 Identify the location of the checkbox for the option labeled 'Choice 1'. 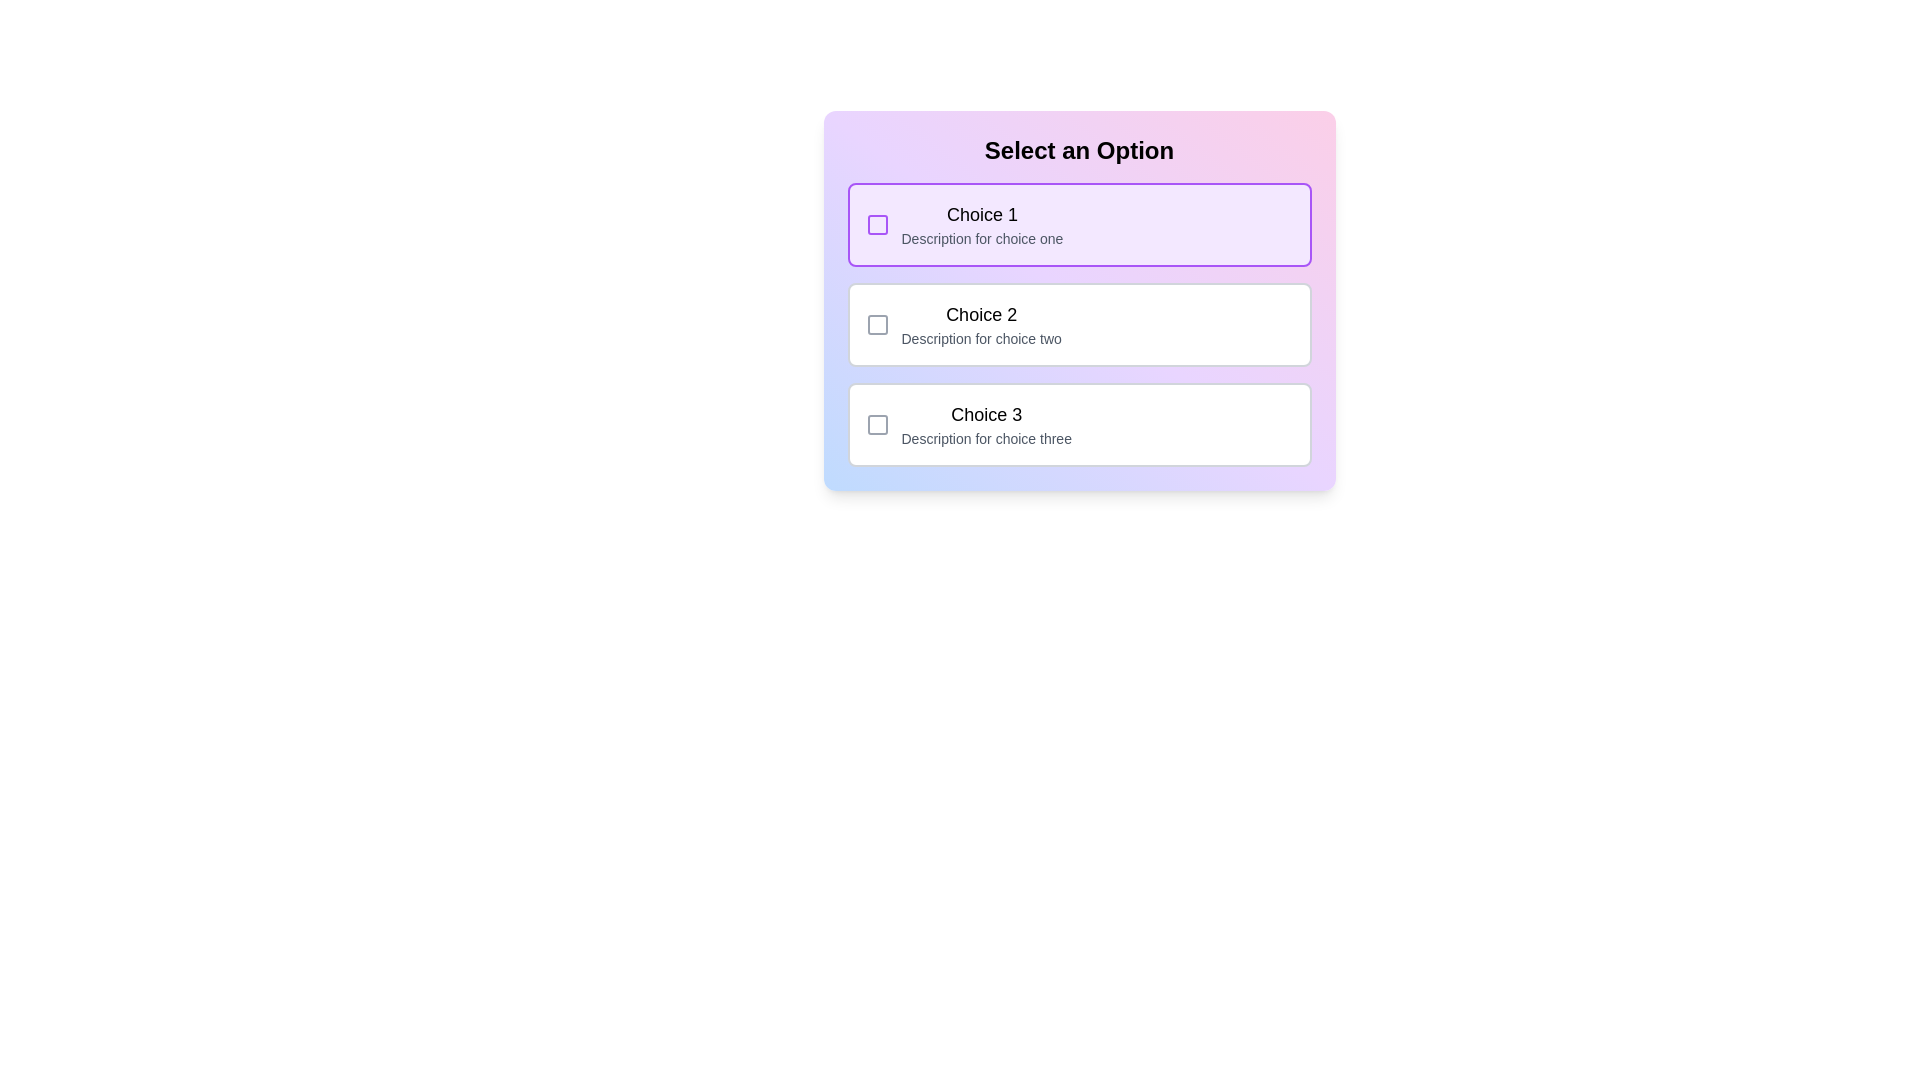
(877, 224).